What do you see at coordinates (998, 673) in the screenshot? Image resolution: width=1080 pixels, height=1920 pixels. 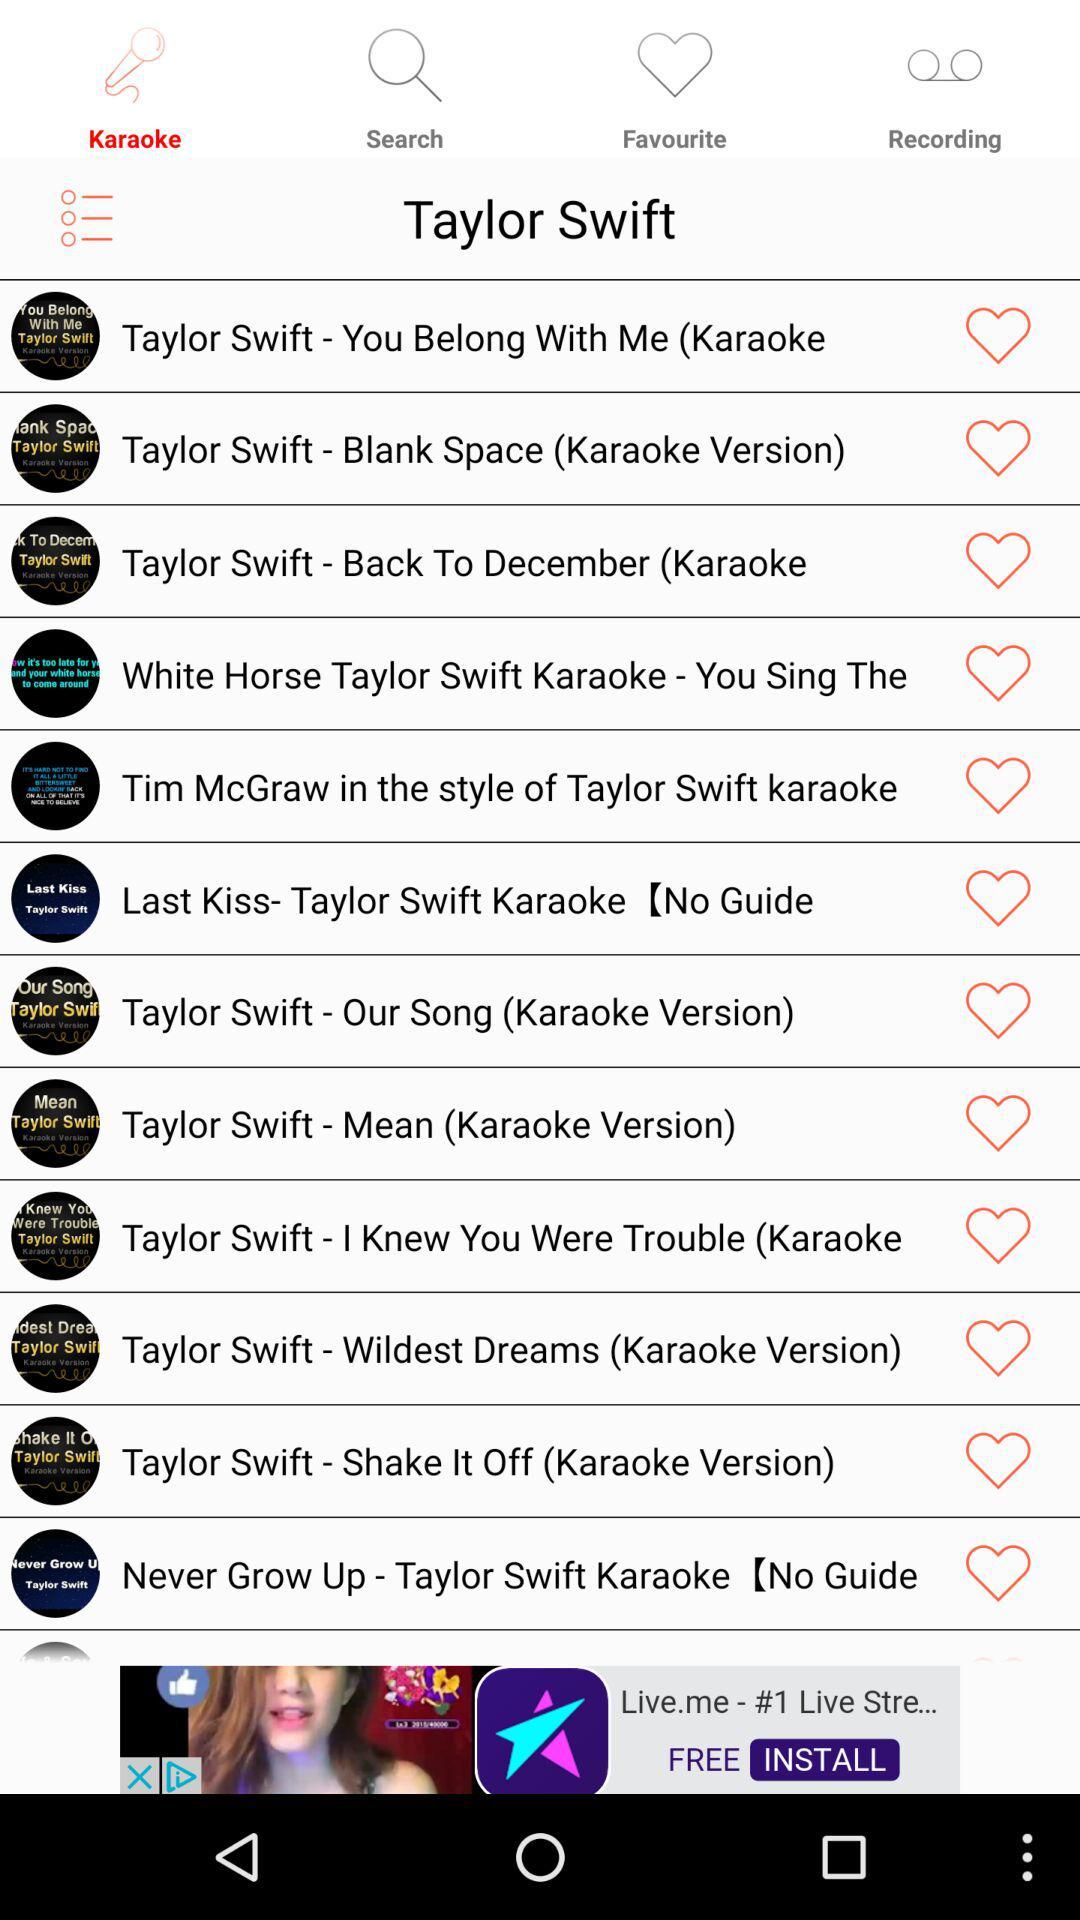 I see `favorite` at bounding box center [998, 673].